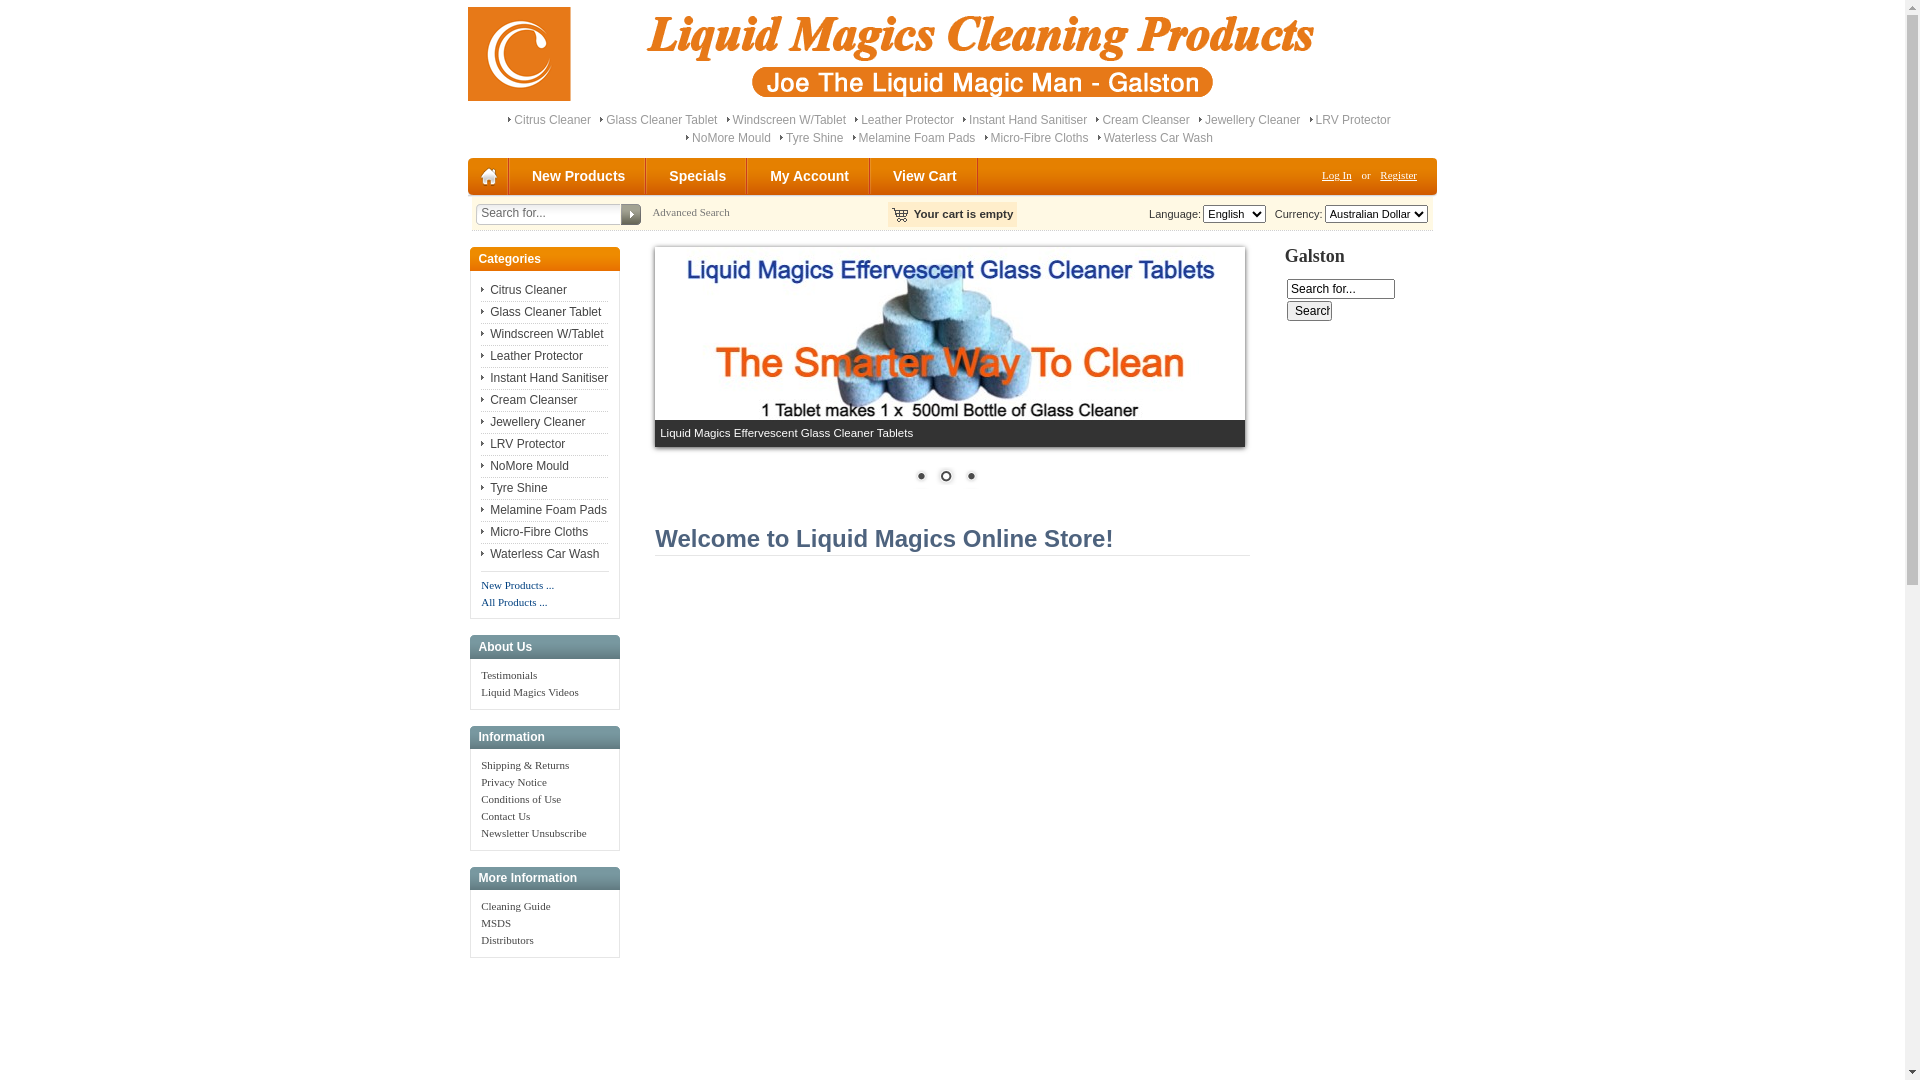 Image resolution: width=1920 pixels, height=1080 pixels. What do you see at coordinates (1309, 311) in the screenshot?
I see `'Search'` at bounding box center [1309, 311].